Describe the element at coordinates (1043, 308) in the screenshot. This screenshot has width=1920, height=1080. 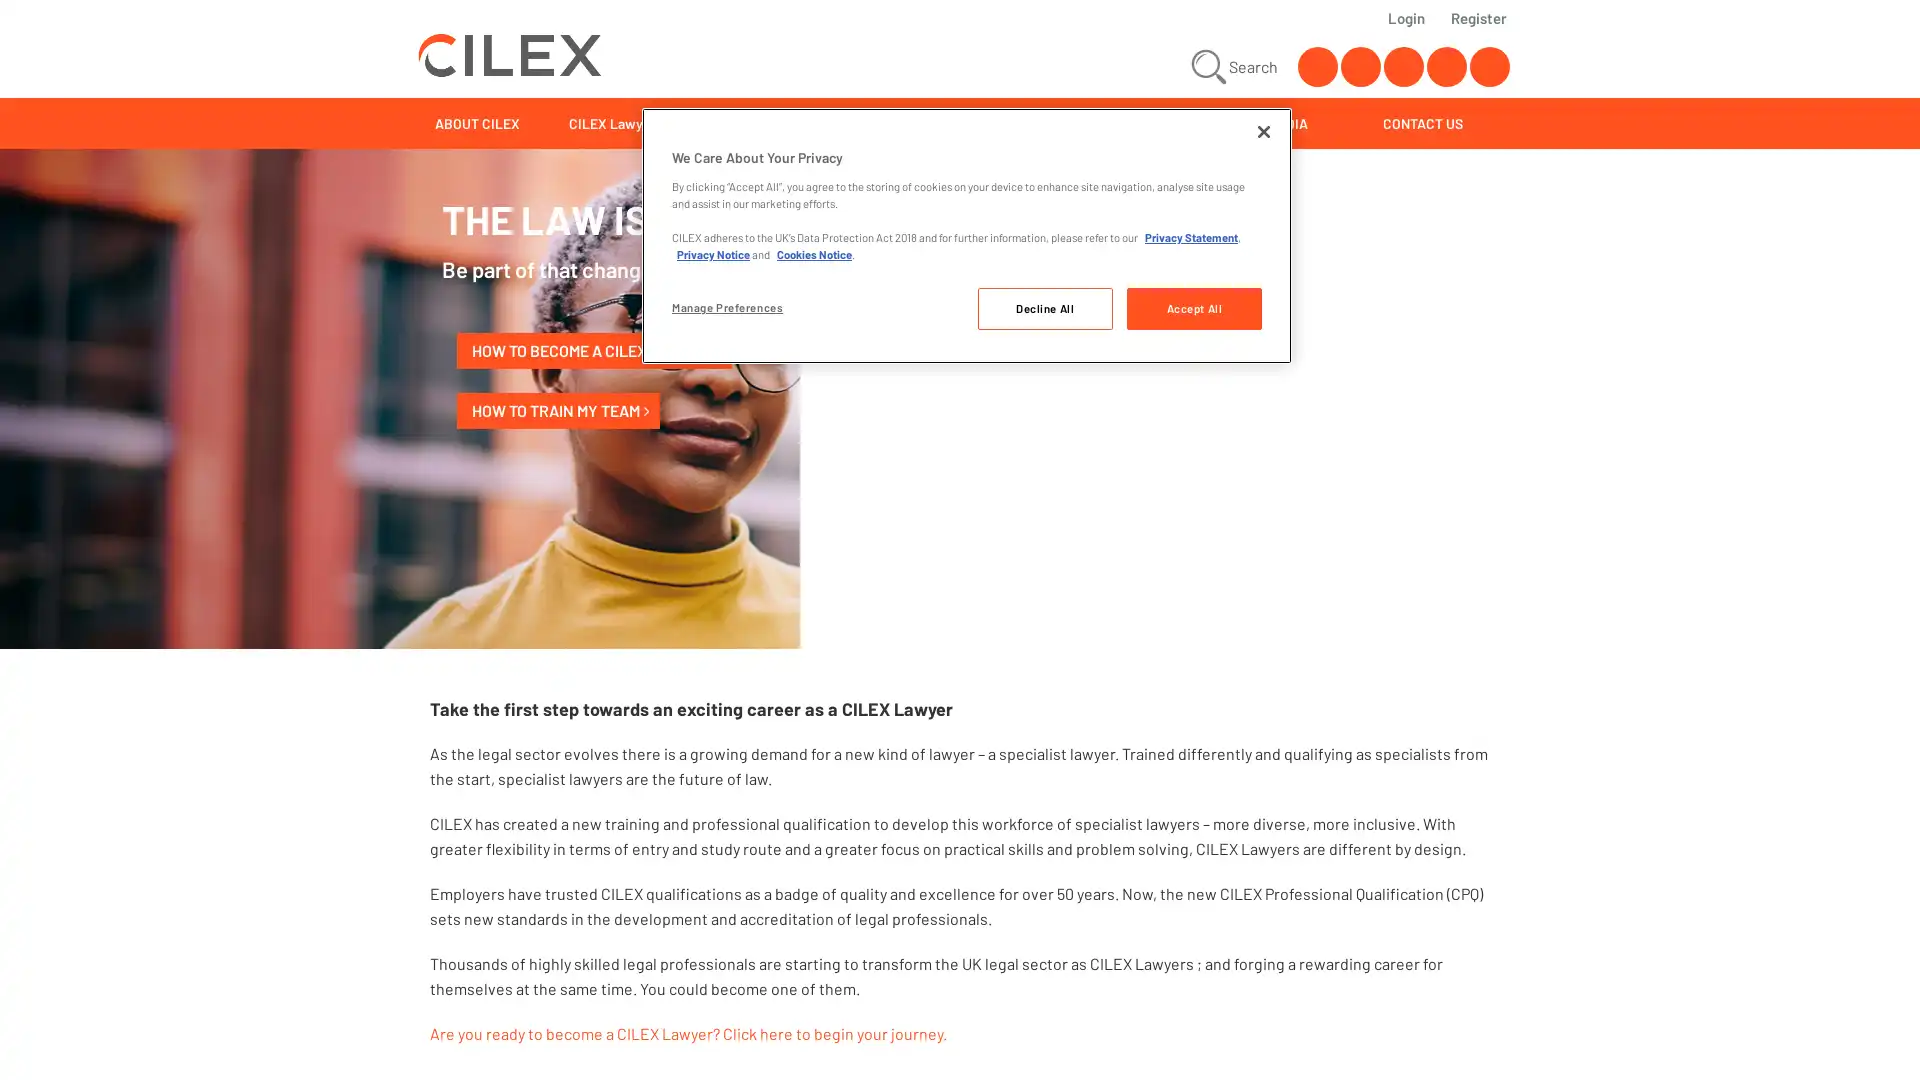
I see `Decline All` at that location.